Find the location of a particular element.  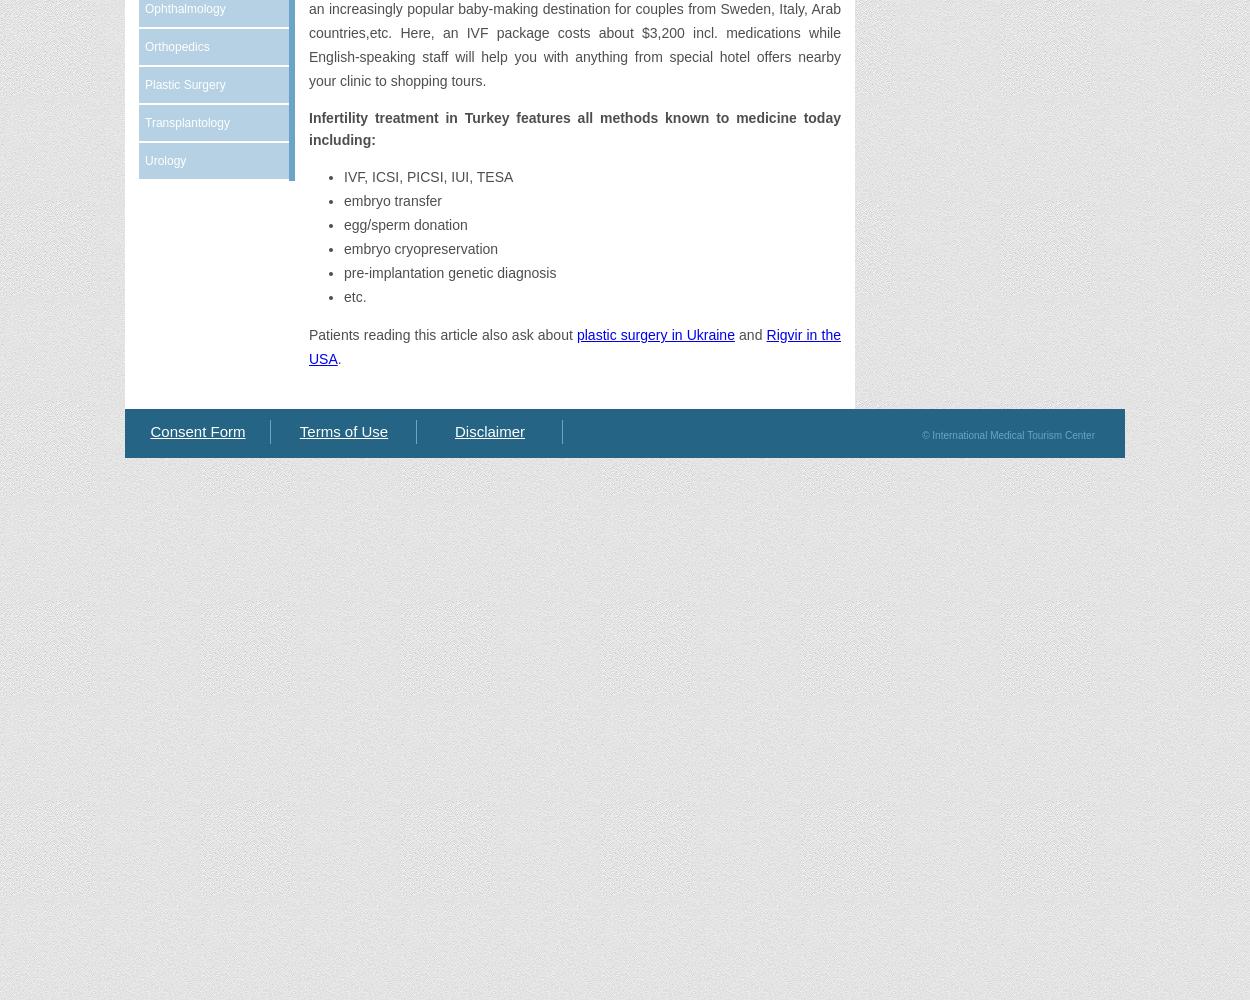

'IVF, ICSI, PICSI, IUI, TESA' is located at coordinates (428, 177).